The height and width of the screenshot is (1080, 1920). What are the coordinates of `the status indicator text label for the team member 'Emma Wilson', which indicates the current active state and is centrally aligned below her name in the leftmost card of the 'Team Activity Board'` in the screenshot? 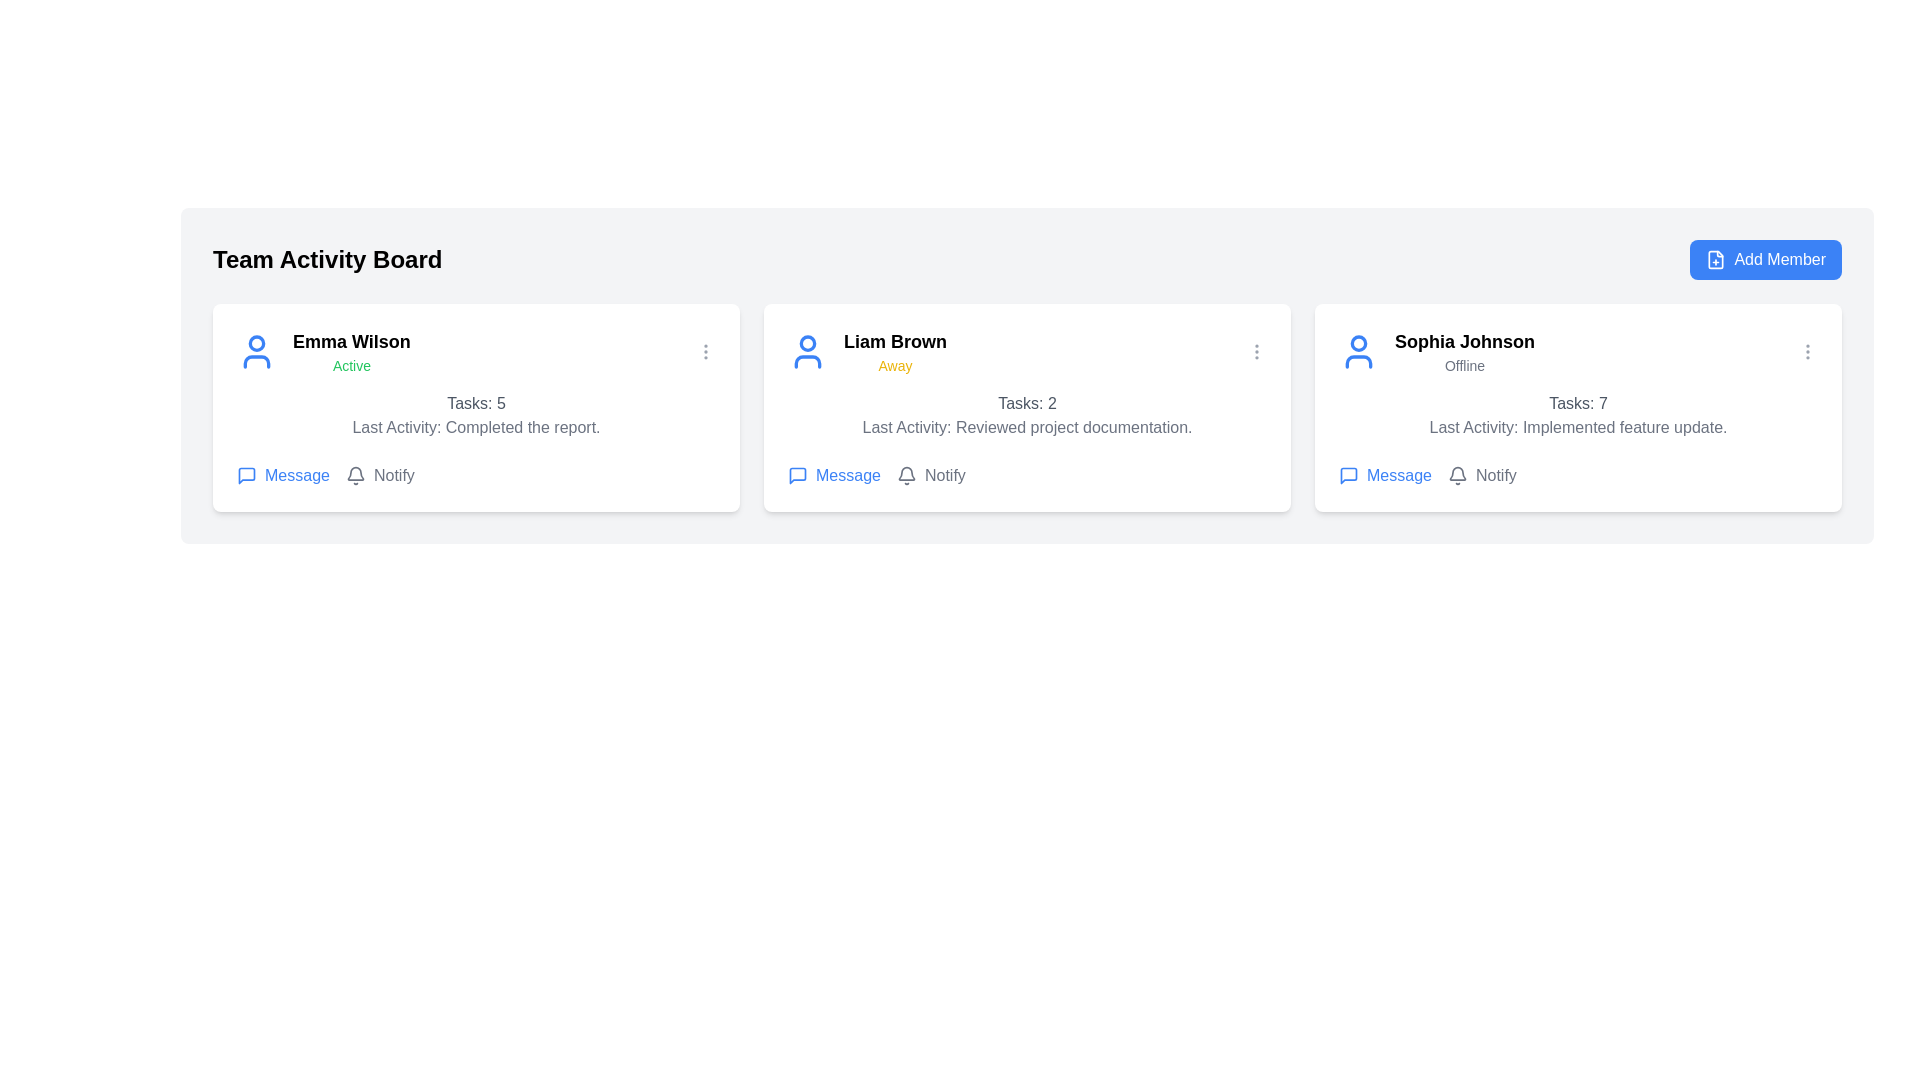 It's located at (351, 366).